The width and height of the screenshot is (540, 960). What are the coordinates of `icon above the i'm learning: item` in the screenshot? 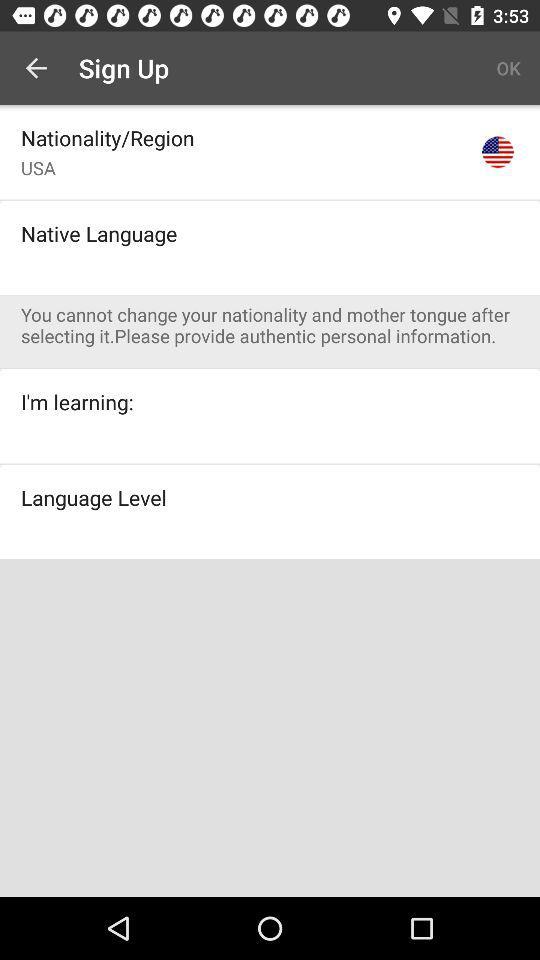 It's located at (279, 325).